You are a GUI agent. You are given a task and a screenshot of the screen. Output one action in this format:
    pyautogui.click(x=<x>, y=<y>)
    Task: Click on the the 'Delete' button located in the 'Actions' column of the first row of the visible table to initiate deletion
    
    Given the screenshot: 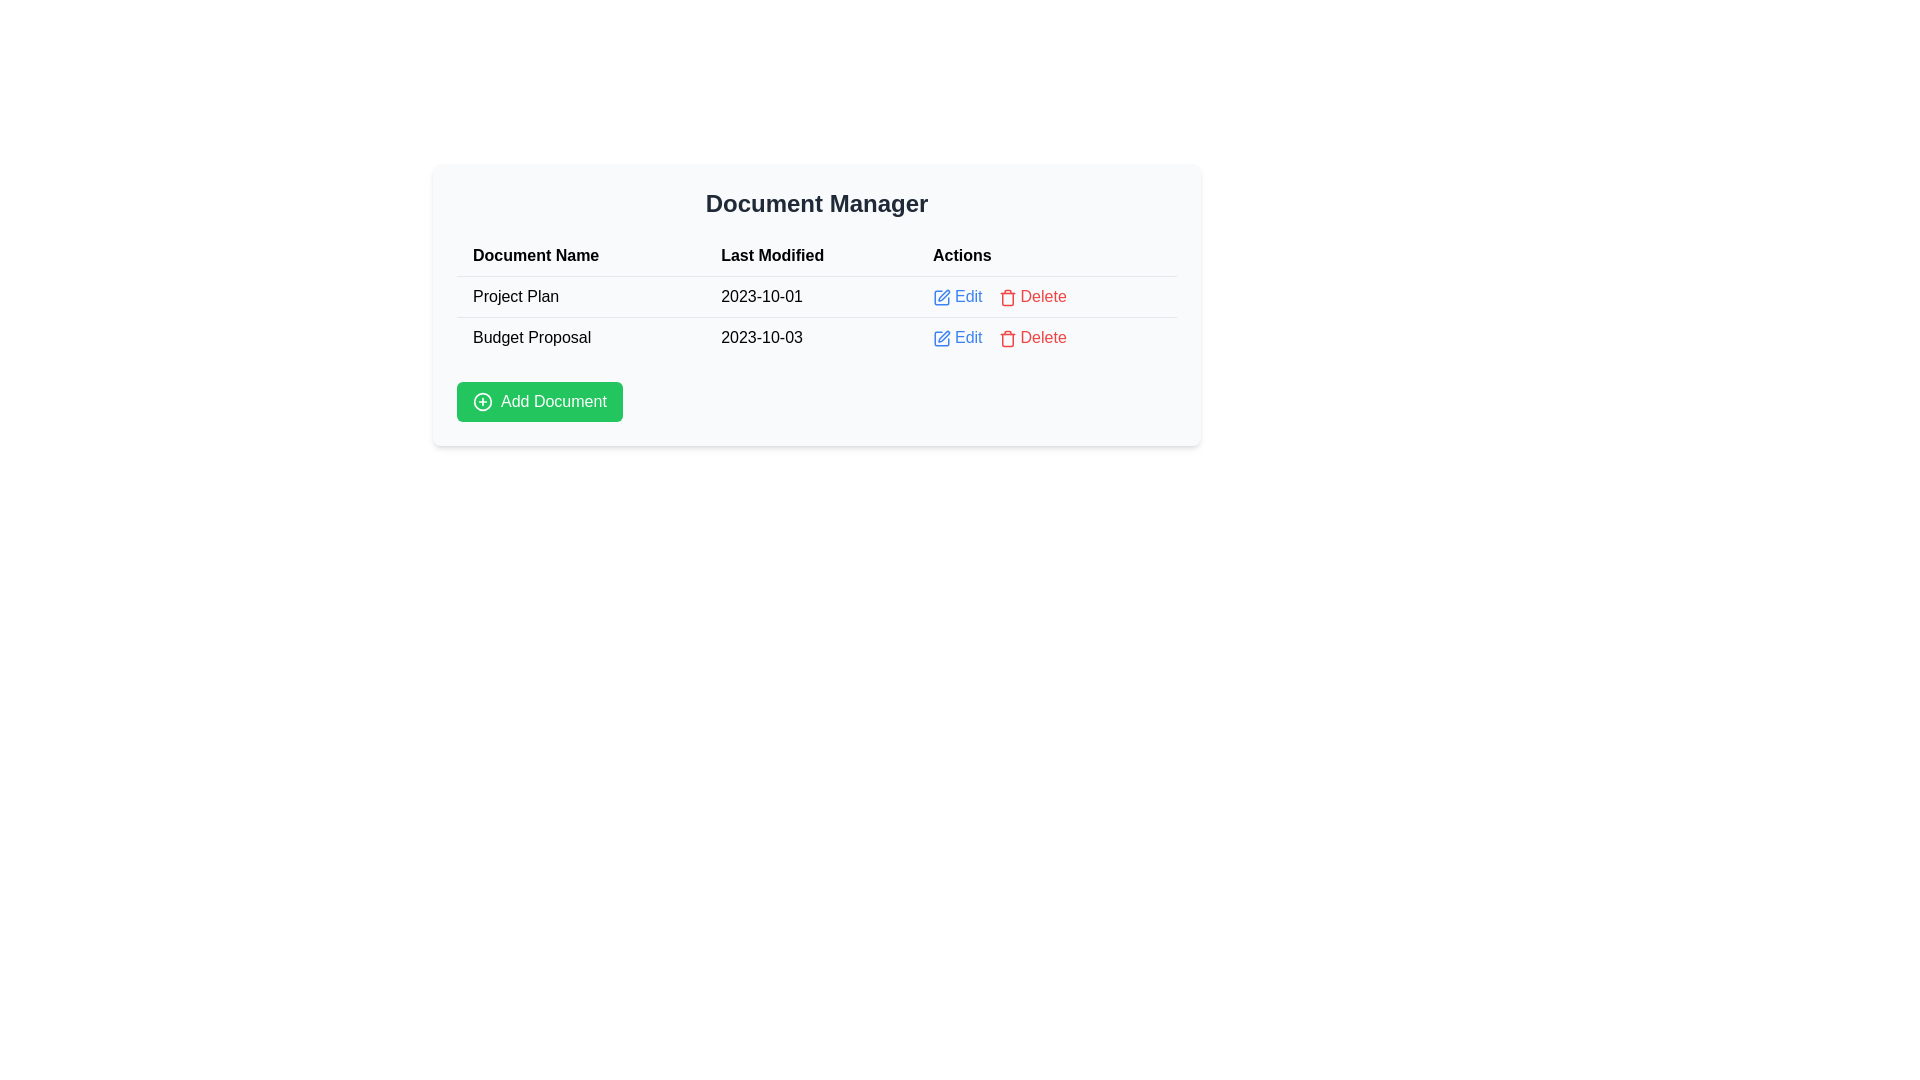 What is the action you would take?
    pyautogui.click(x=1032, y=297)
    